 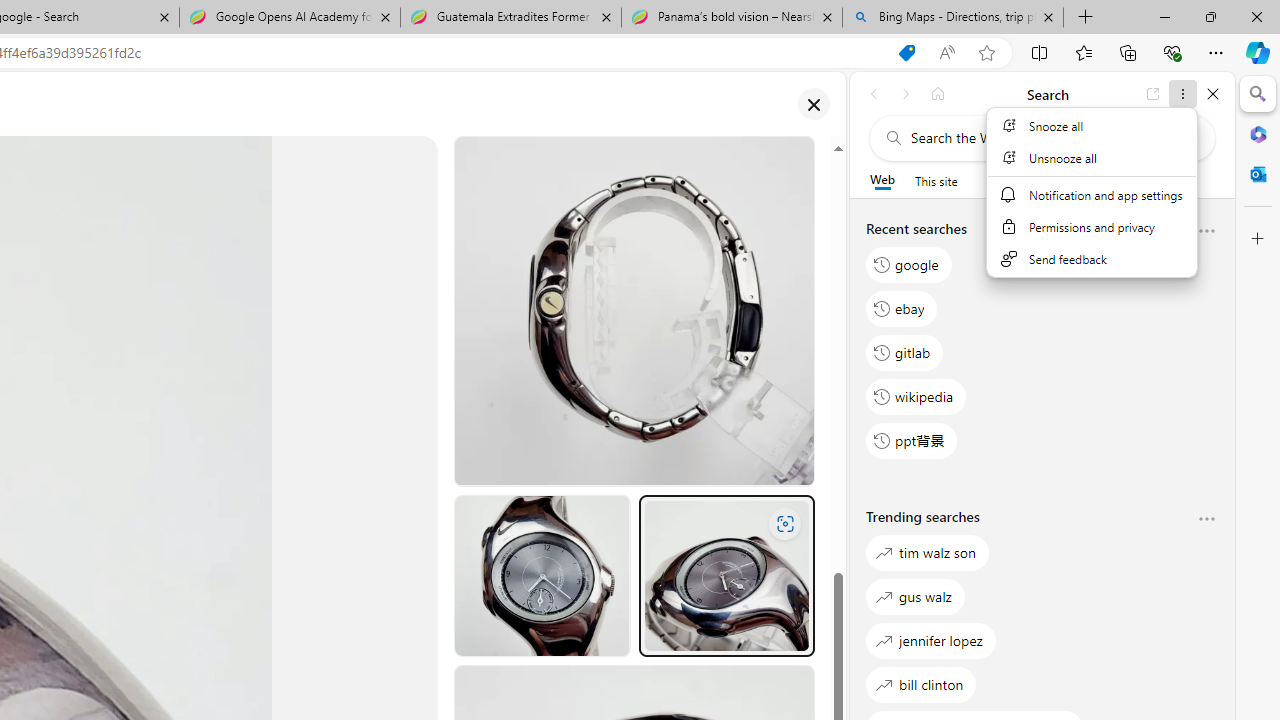 What do you see at coordinates (904, 351) in the screenshot?
I see `'gitlab'` at bounding box center [904, 351].